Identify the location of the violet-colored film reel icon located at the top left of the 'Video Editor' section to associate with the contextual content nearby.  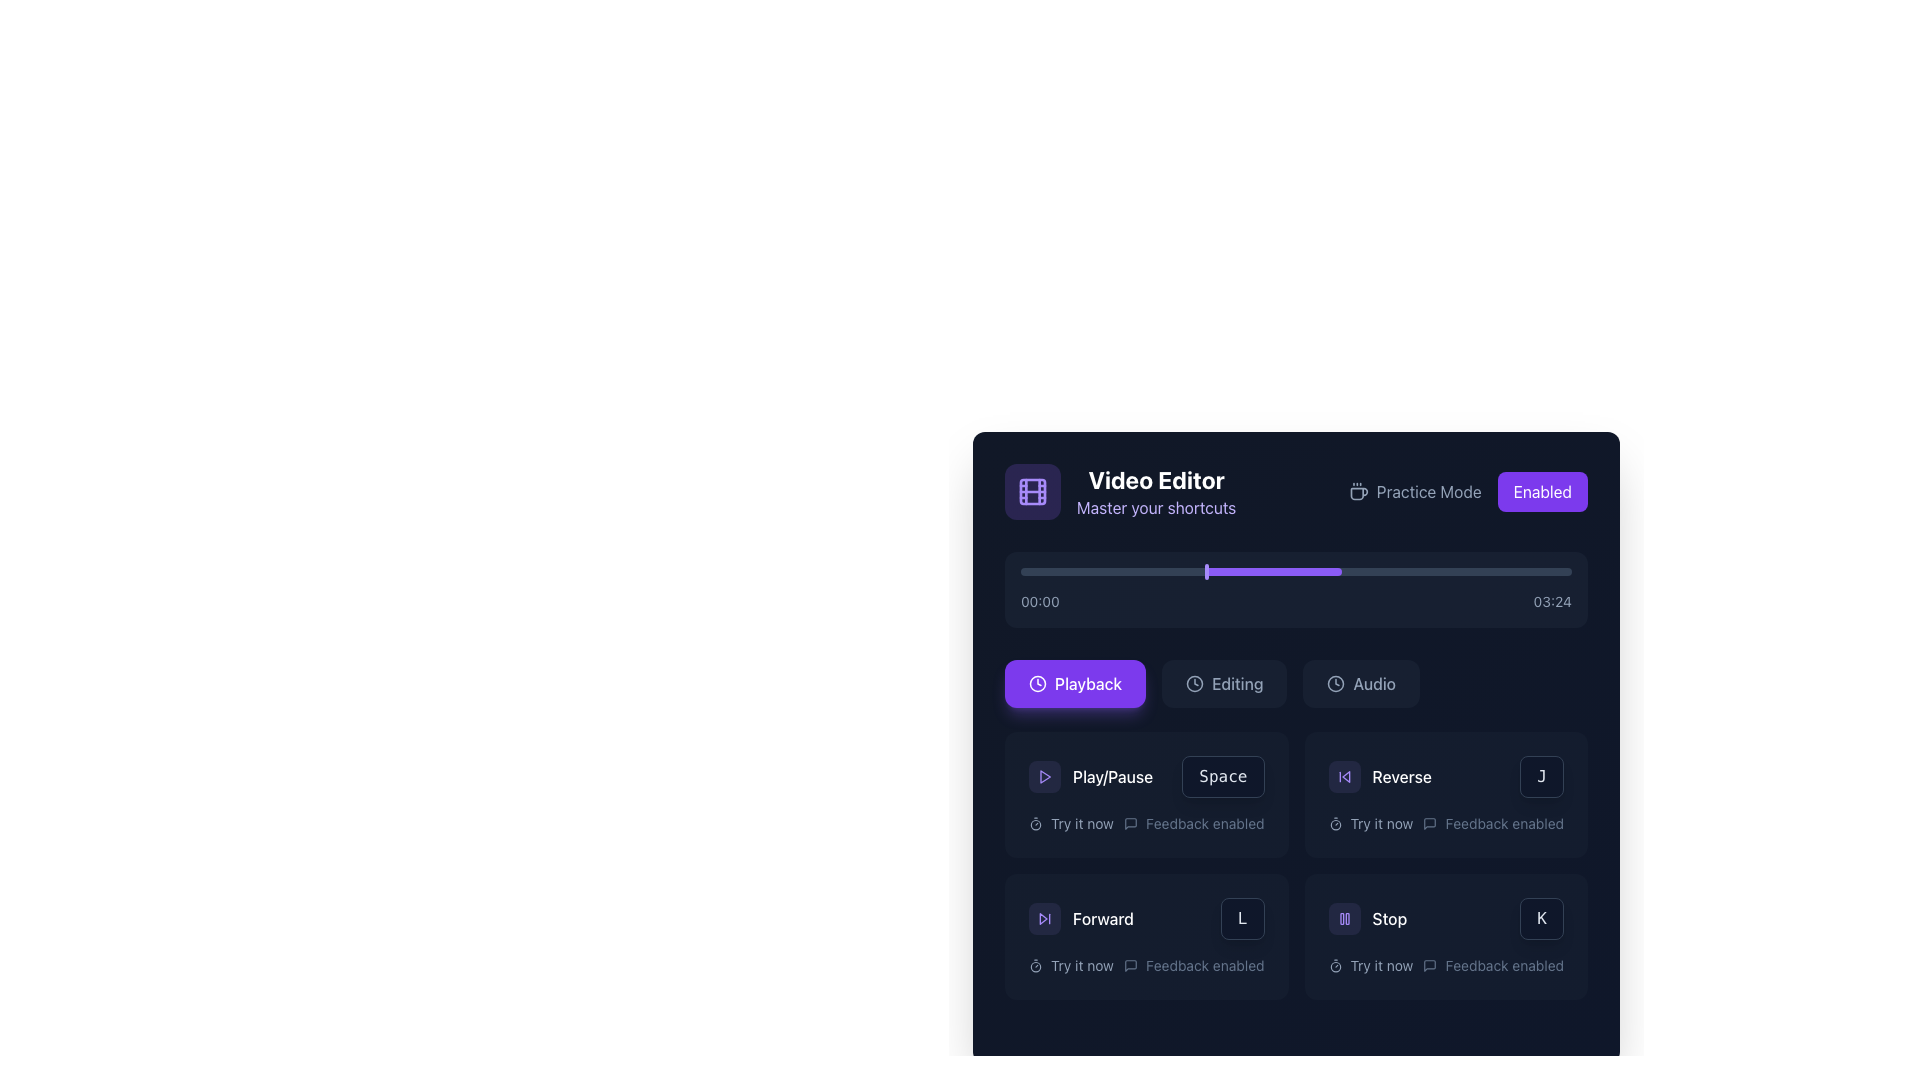
(1032, 492).